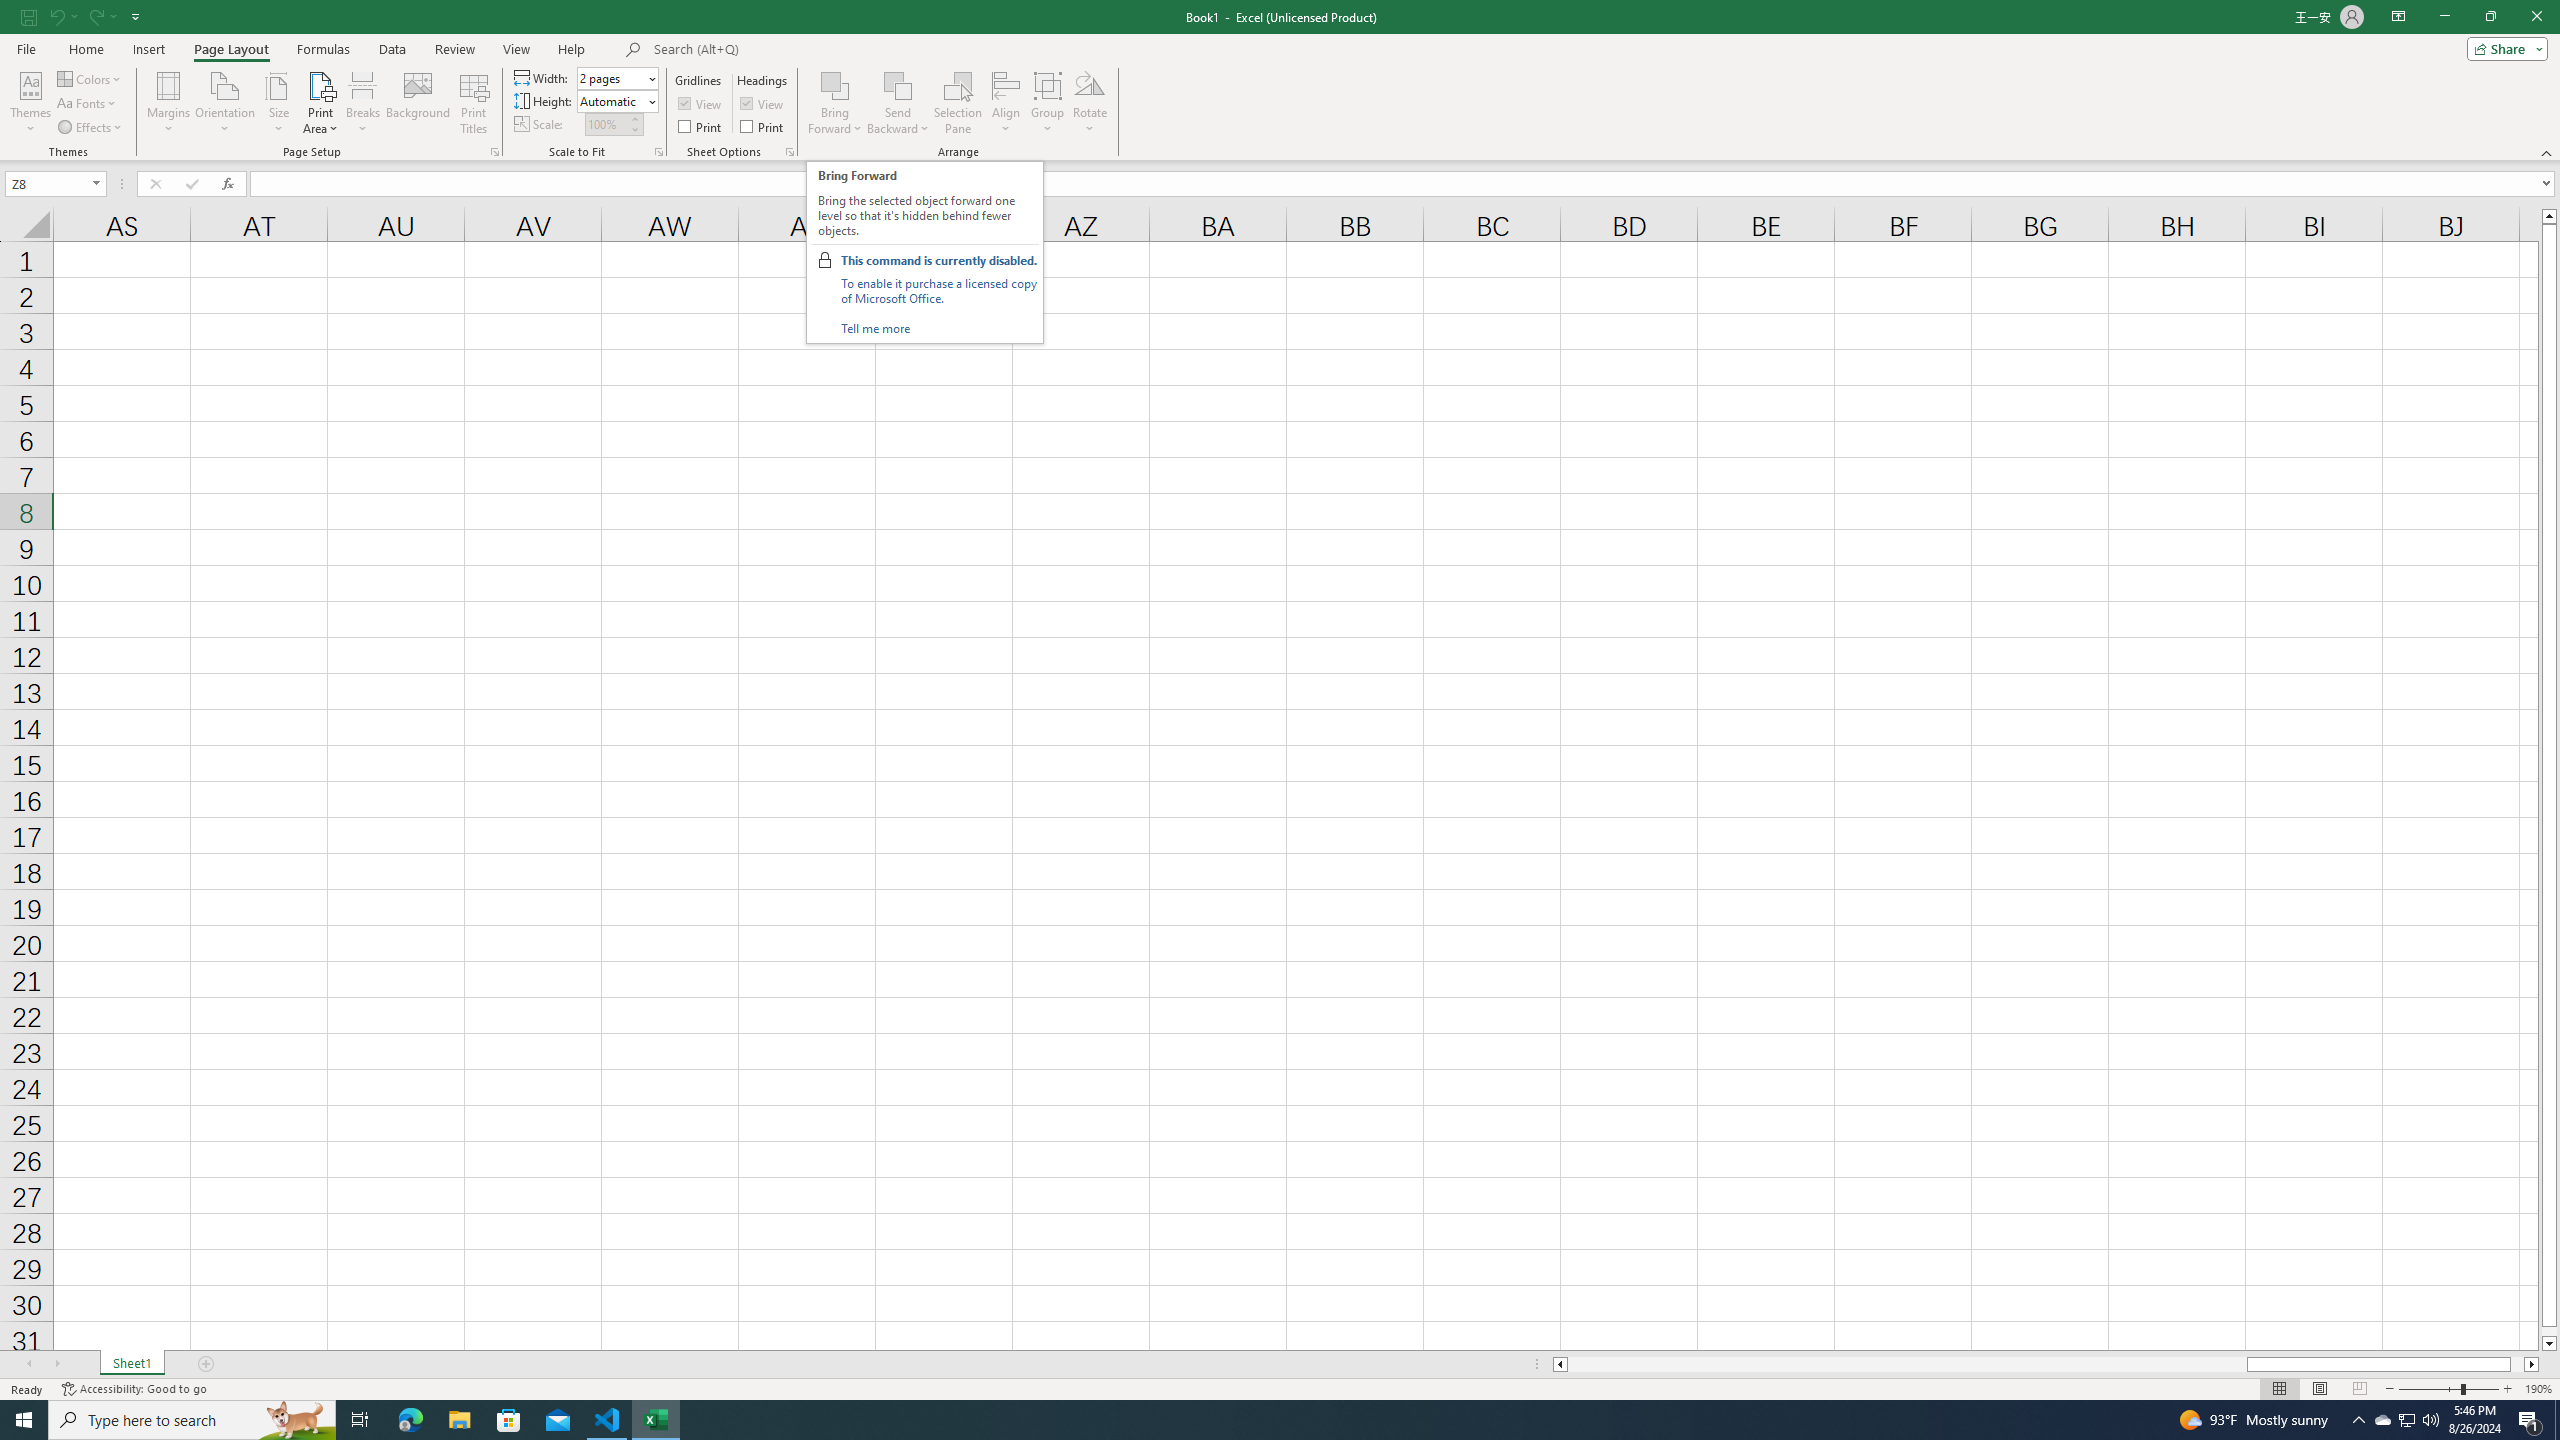 This screenshot has width=2560, height=1440. I want to click on 'More', so click(633, 118).